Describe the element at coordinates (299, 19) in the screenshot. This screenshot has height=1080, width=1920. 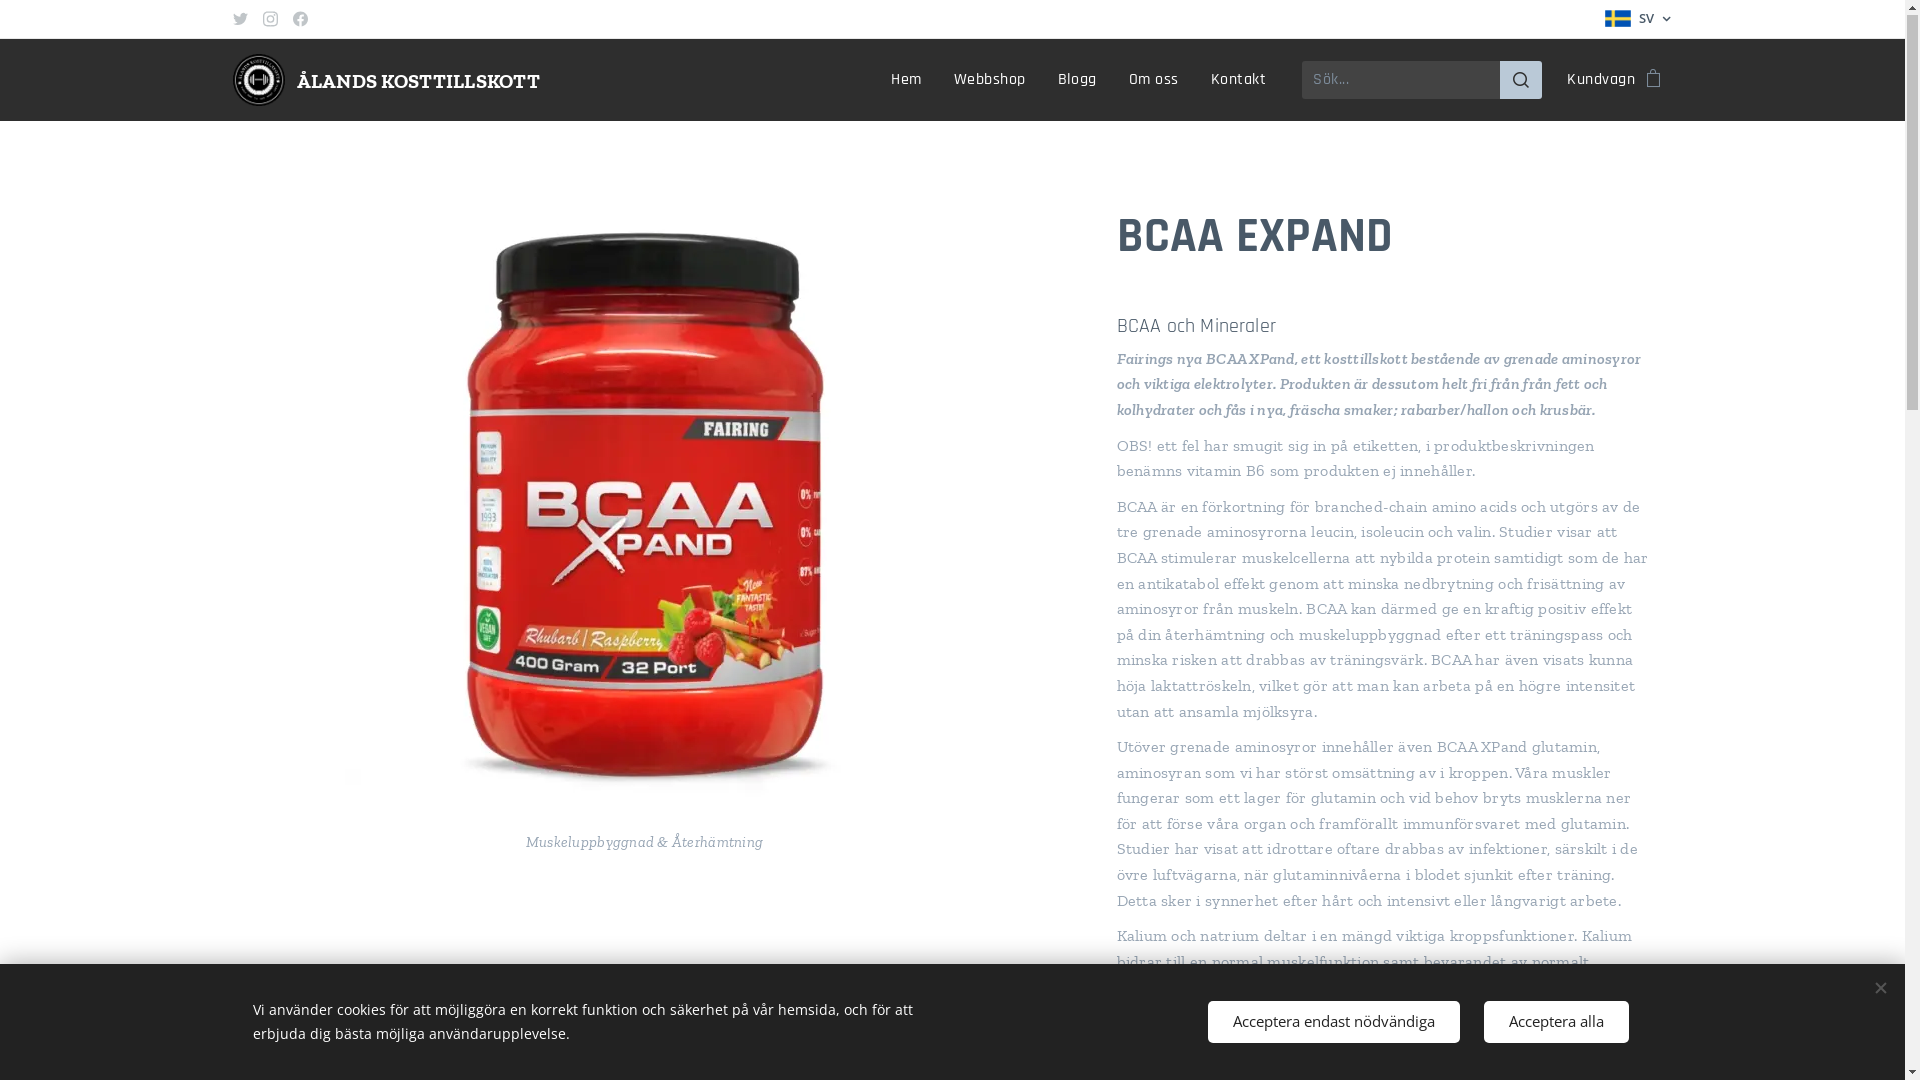
I see `'Facebook'` at that location.